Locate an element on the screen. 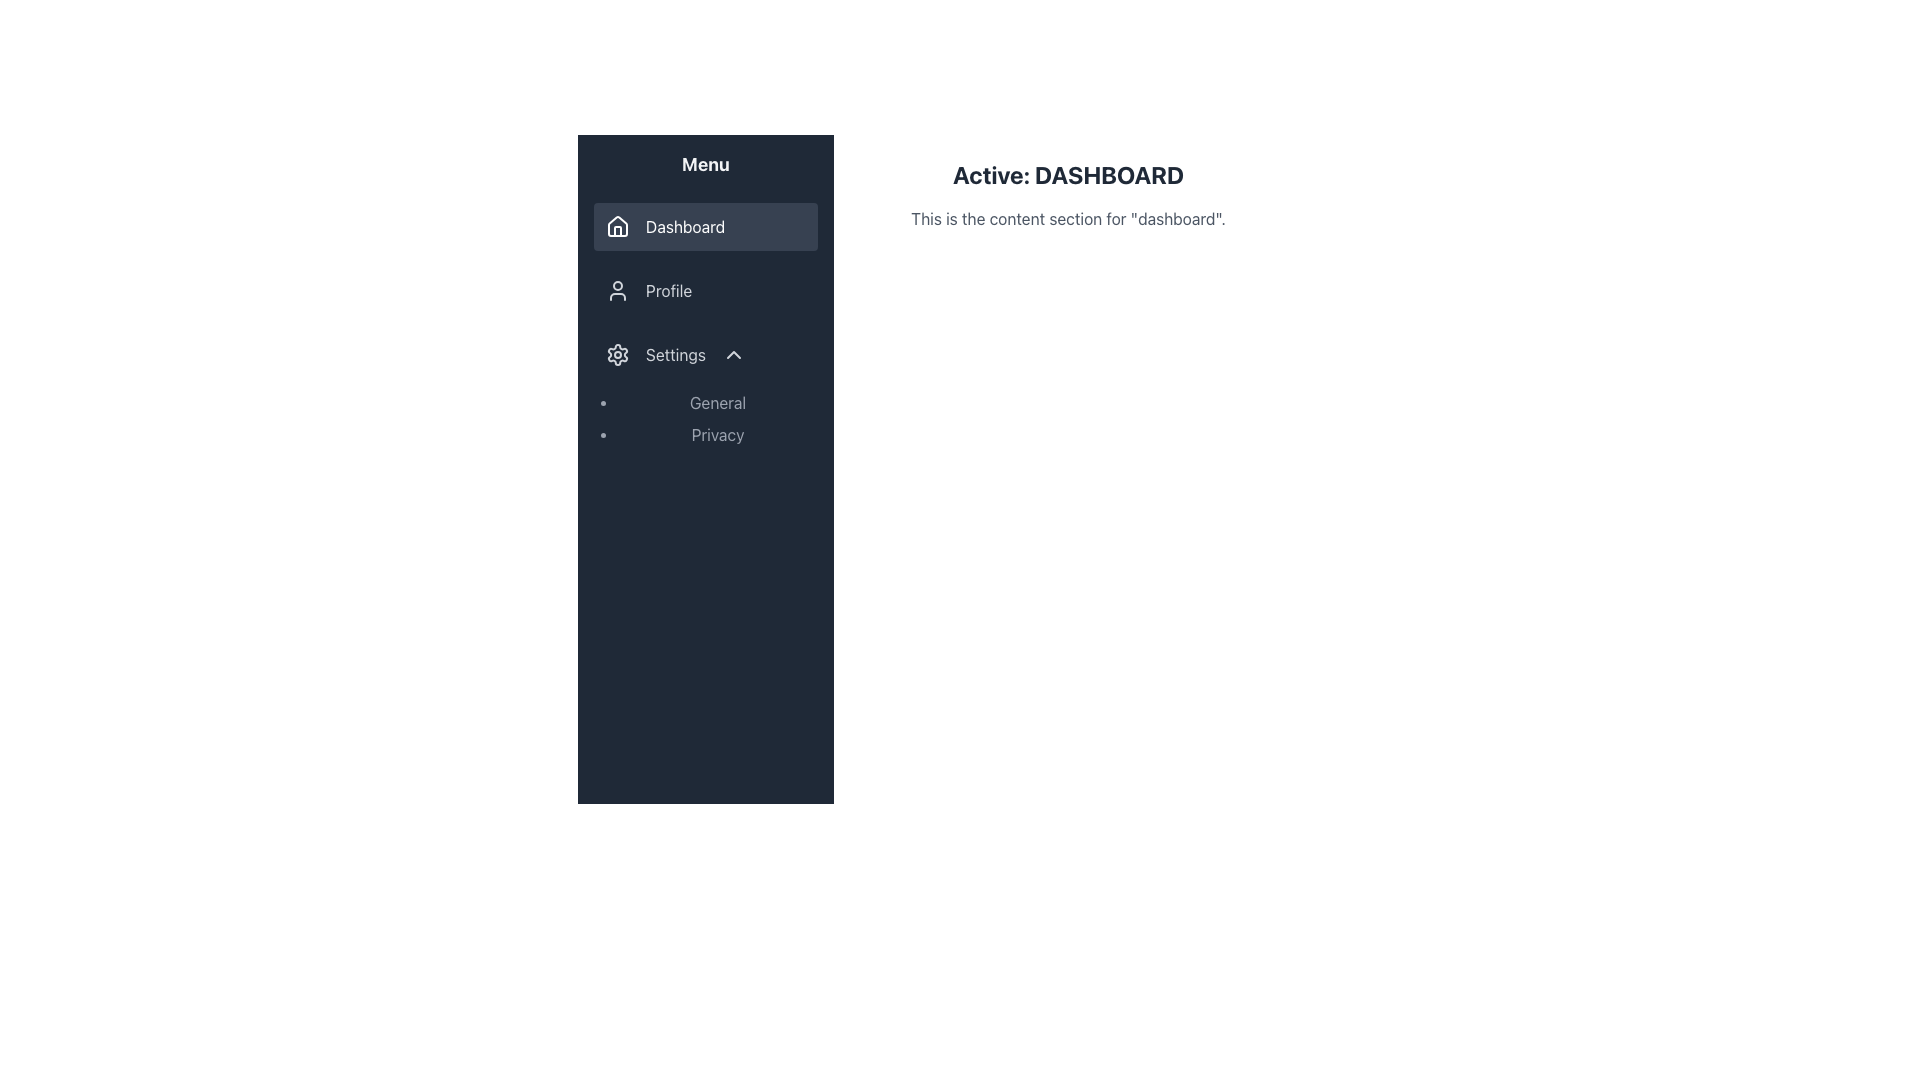 Image resolution: width=1920 pixels, height=1080 pixels. the 'Privacy' text item, which is styled with a gray font color on a dark blue background and is the second item under the 'Settings' section in the sidebar is located at coordinates (718, 434).